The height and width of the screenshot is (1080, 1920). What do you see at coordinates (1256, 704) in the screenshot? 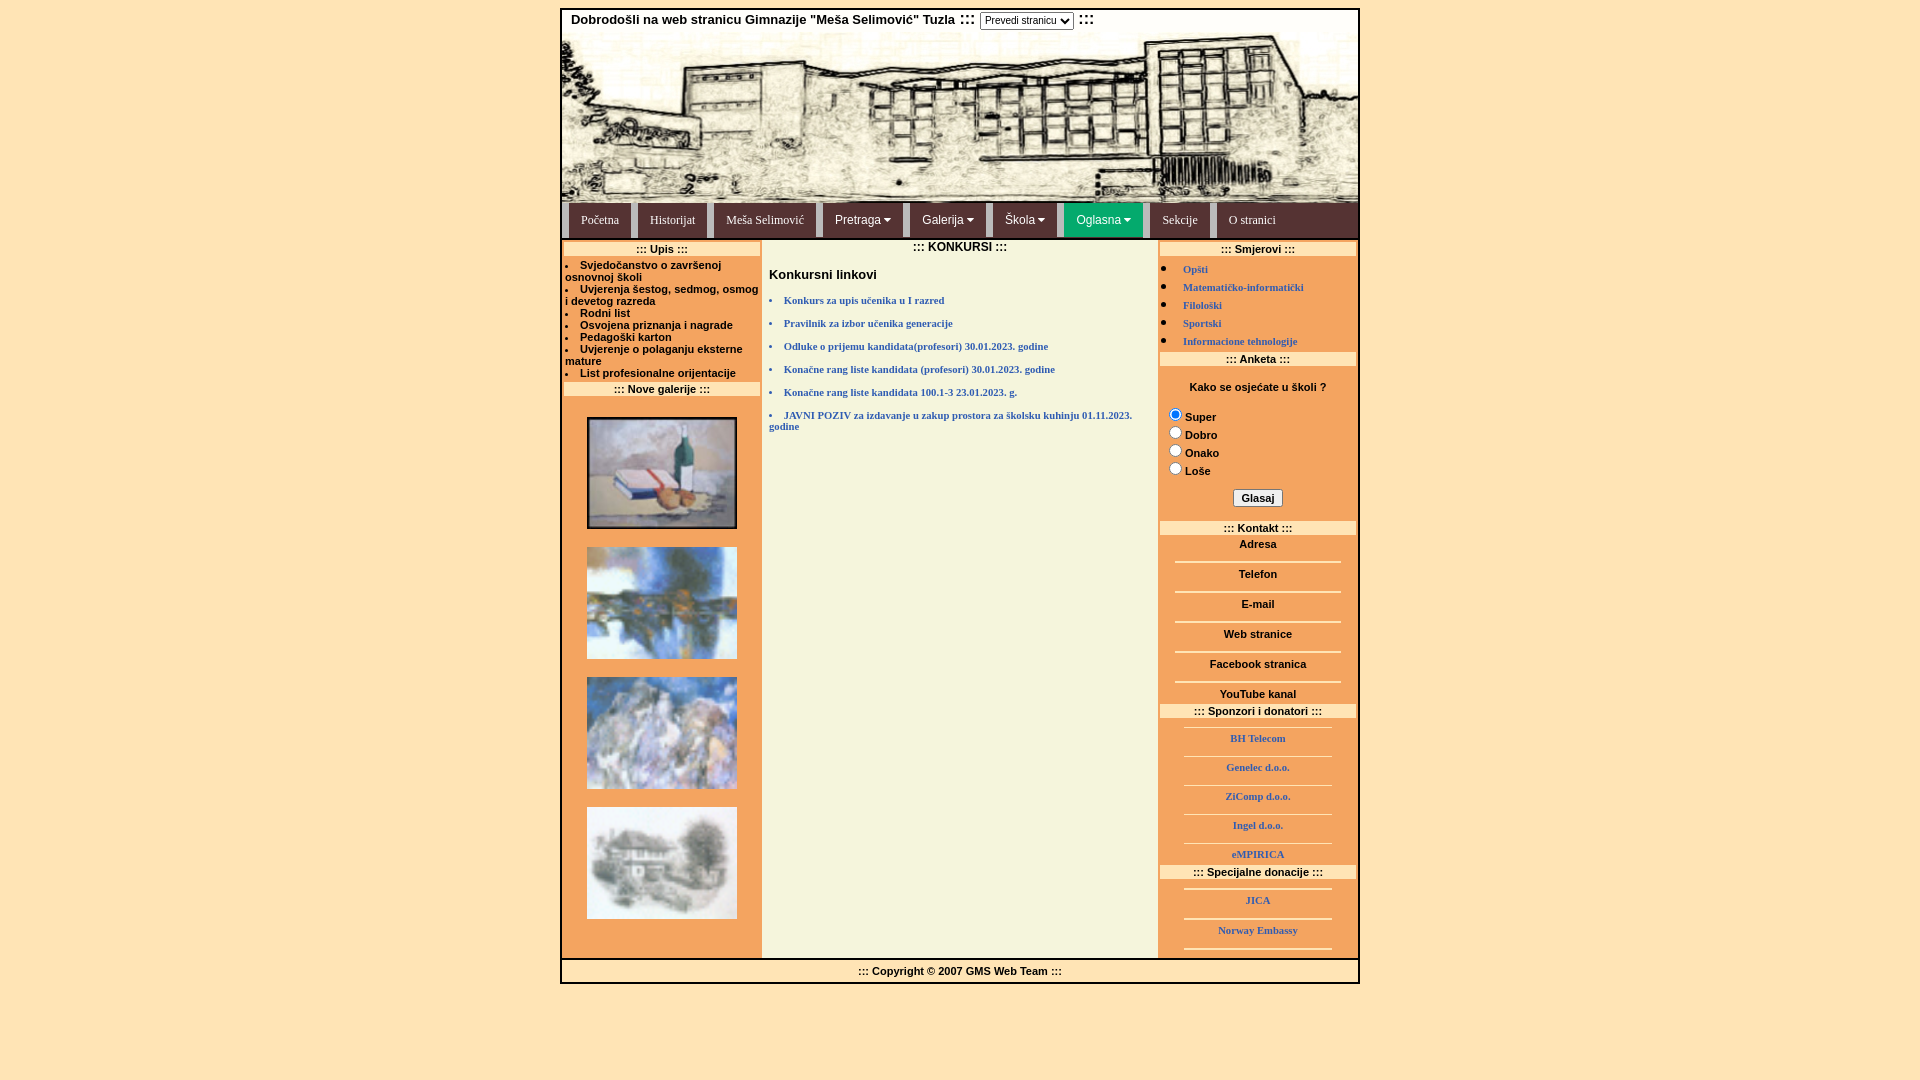
I see `'GMS Tuzla'` at bounding box center [1256, 704].